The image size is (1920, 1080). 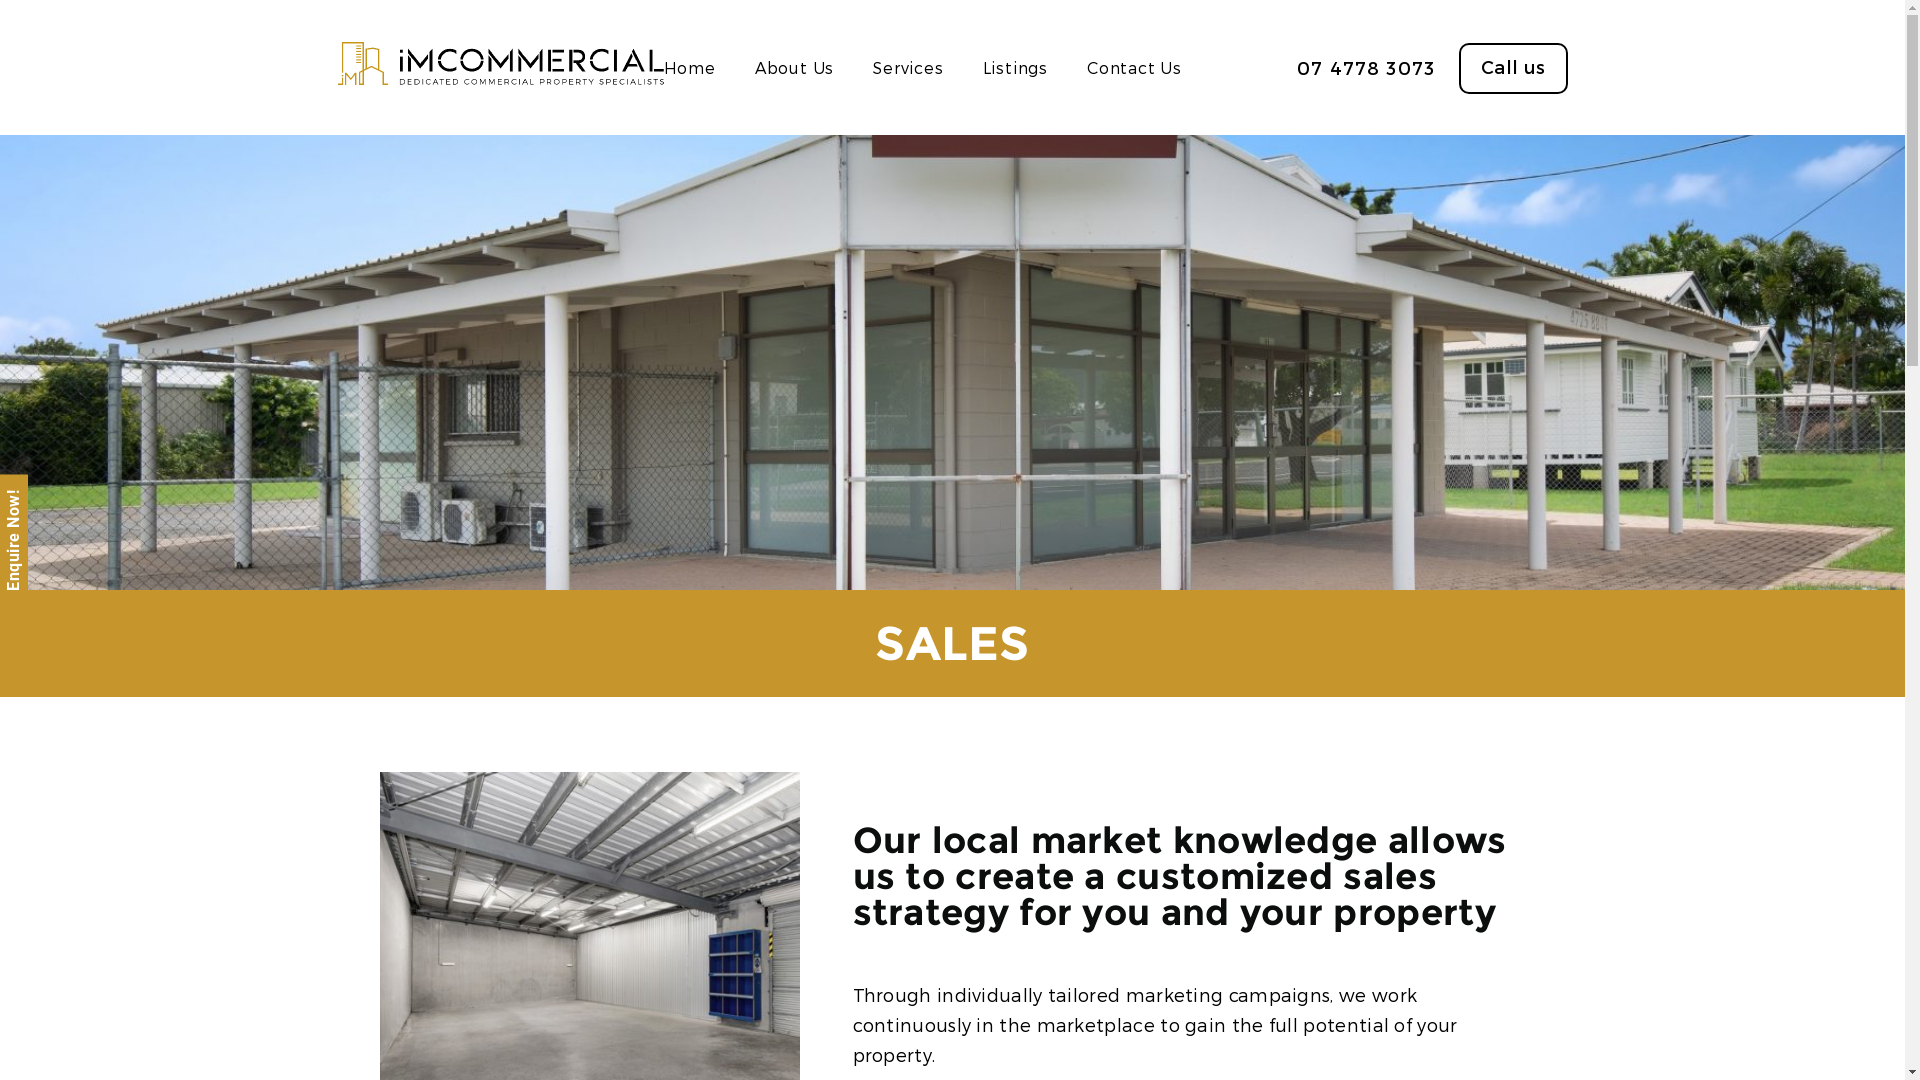 I want to click on 'About Us', so click(x=753, y=66).